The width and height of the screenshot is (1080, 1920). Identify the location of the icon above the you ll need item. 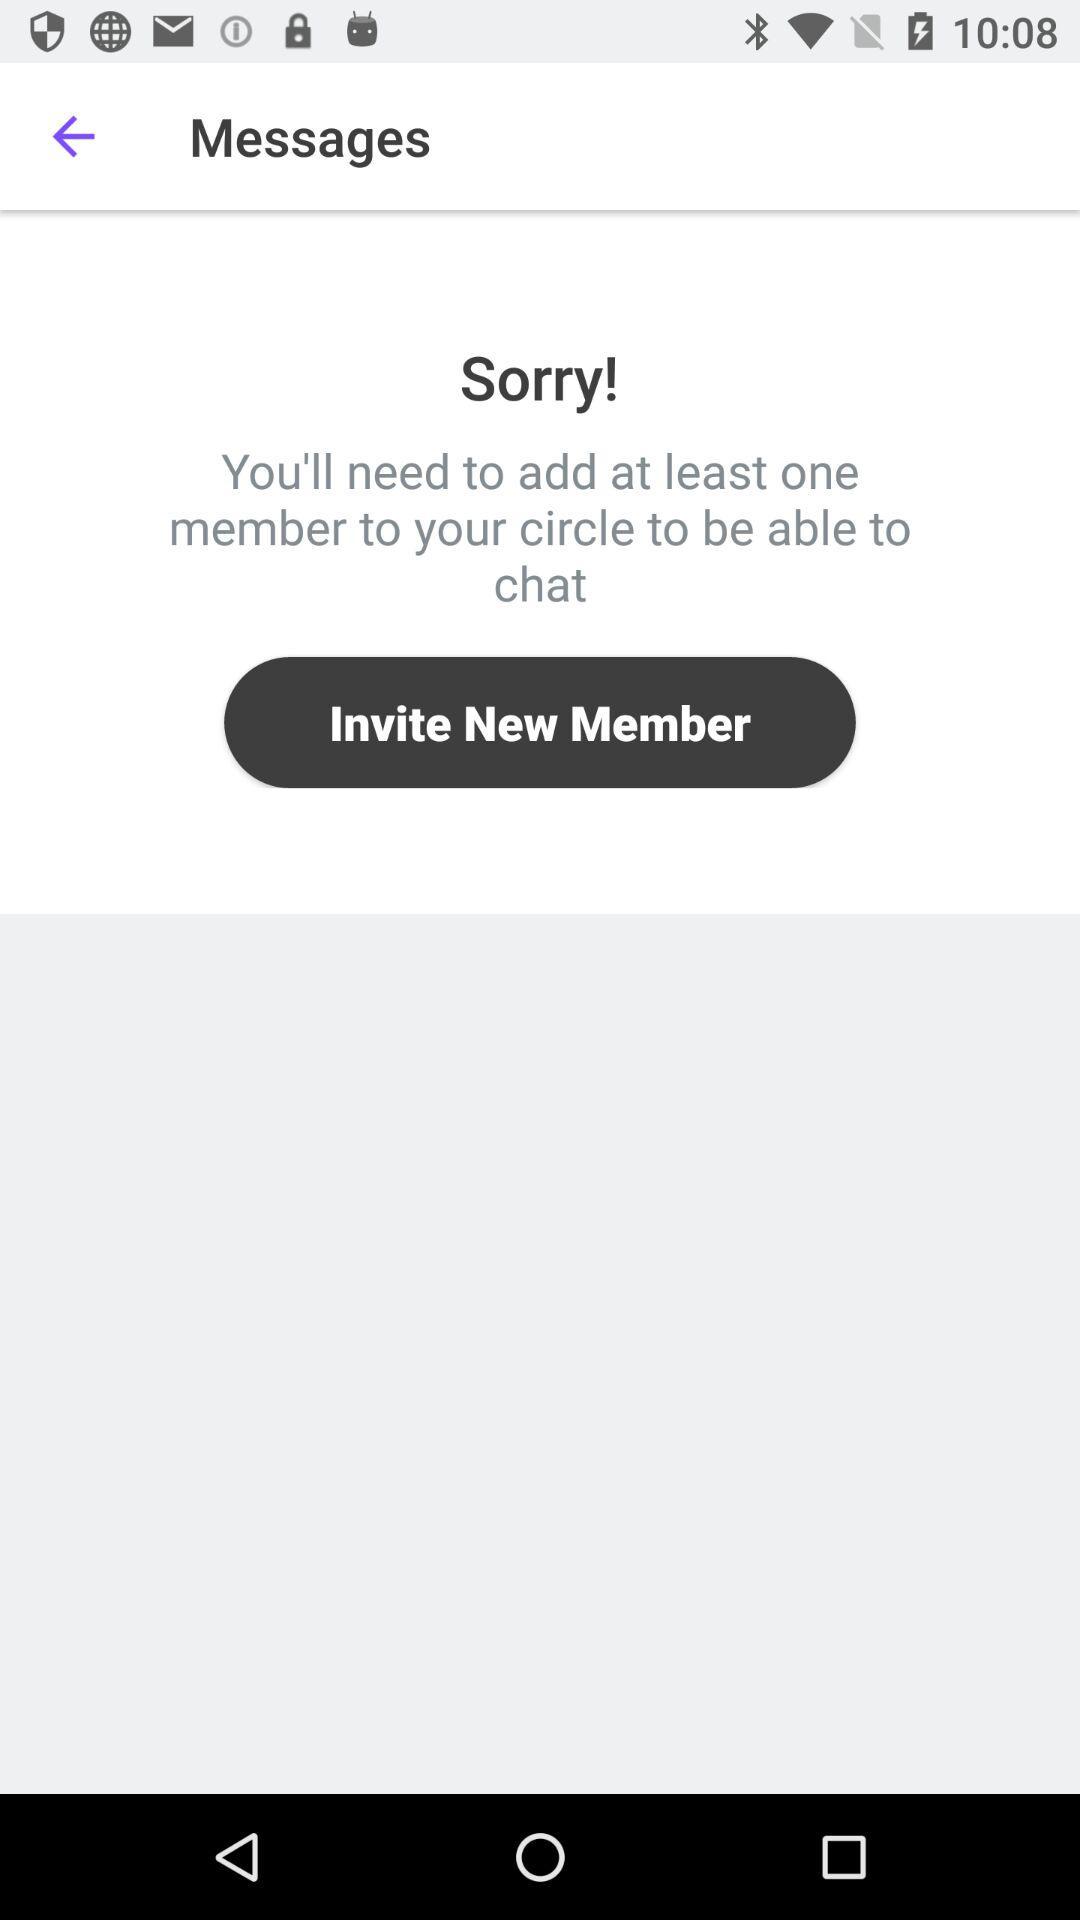
(72, 135).